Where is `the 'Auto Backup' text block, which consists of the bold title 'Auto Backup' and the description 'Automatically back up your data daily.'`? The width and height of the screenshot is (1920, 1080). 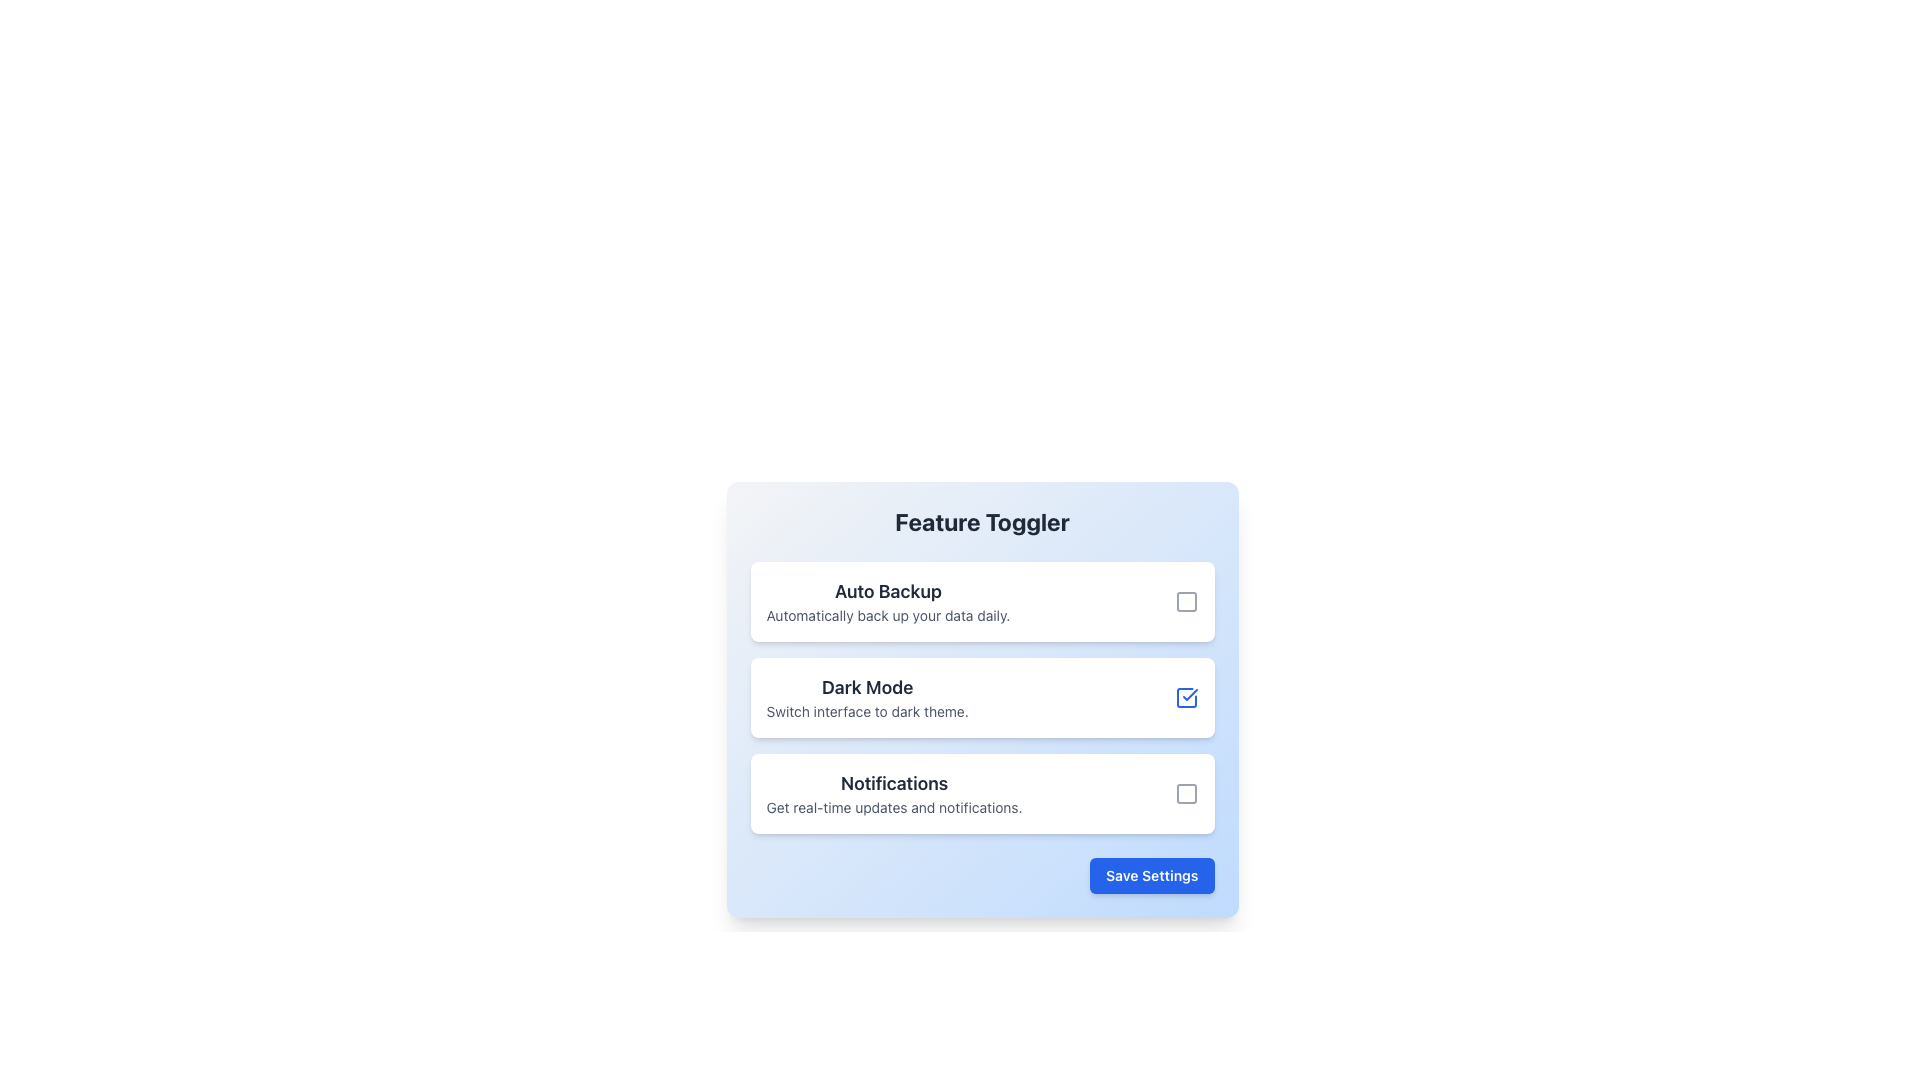
the 'Auto Backup' text block, which consists of the bold title 'Auto Backup' and the description 'Automatically back up your data daily.' is located at coordinates (887, 600).